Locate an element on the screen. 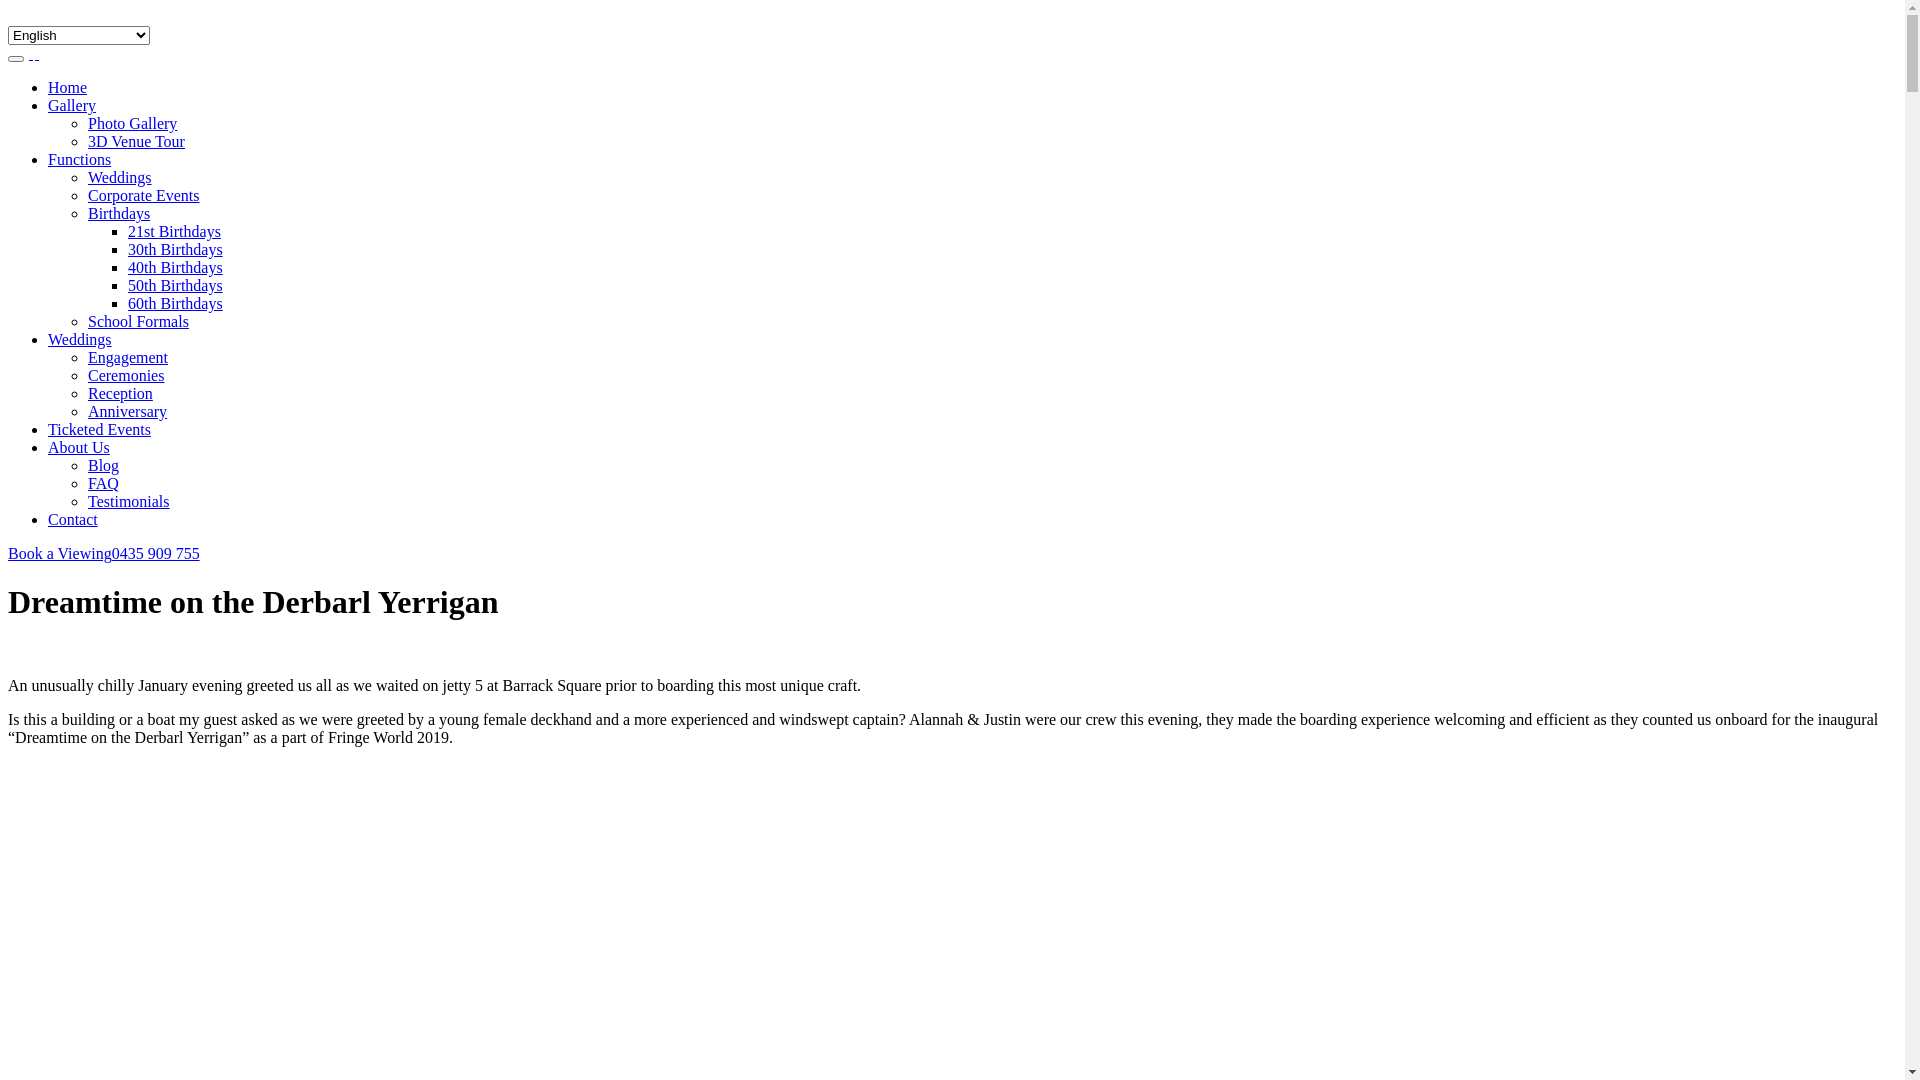  '0435 909 755' is located at coordinates (110, 553).